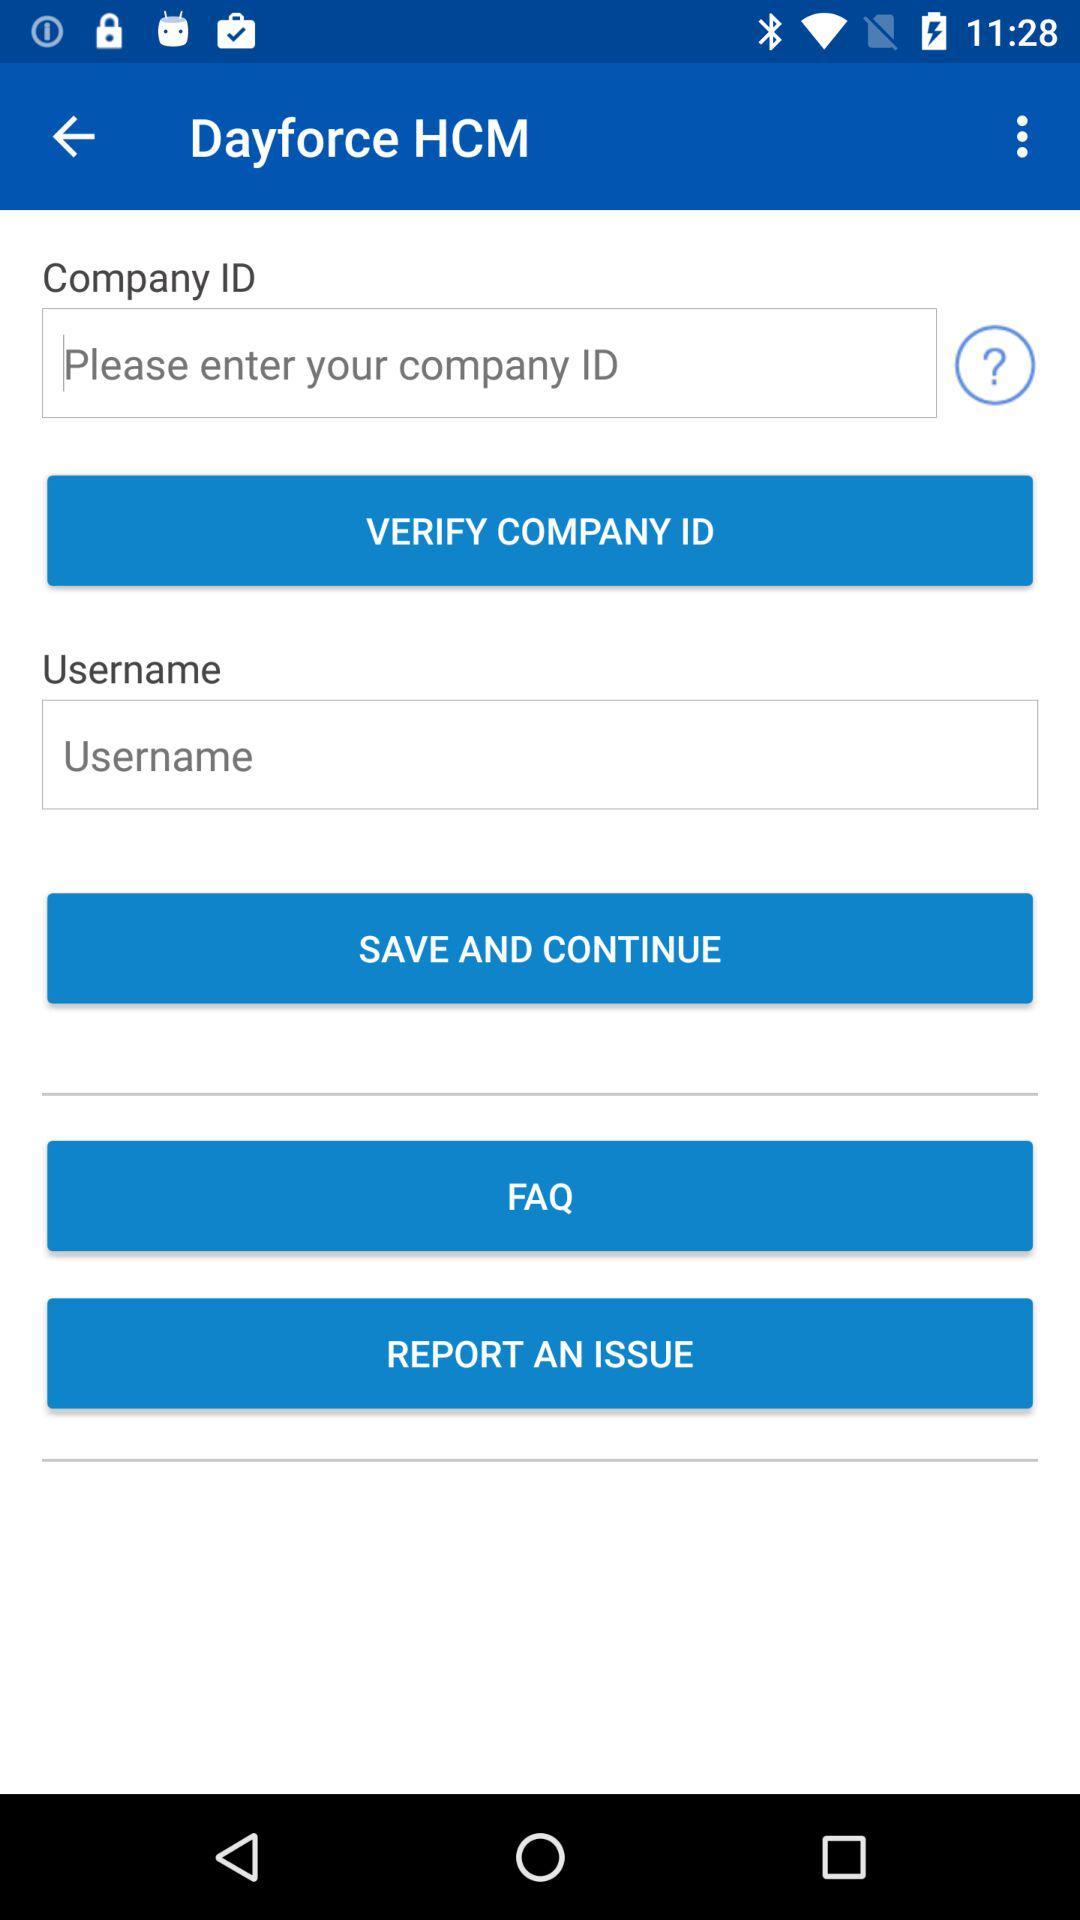  What do you see at coordinates (540, 949) in the screenshot?
I see `the save and continue item` at bounding box center [540, 949].